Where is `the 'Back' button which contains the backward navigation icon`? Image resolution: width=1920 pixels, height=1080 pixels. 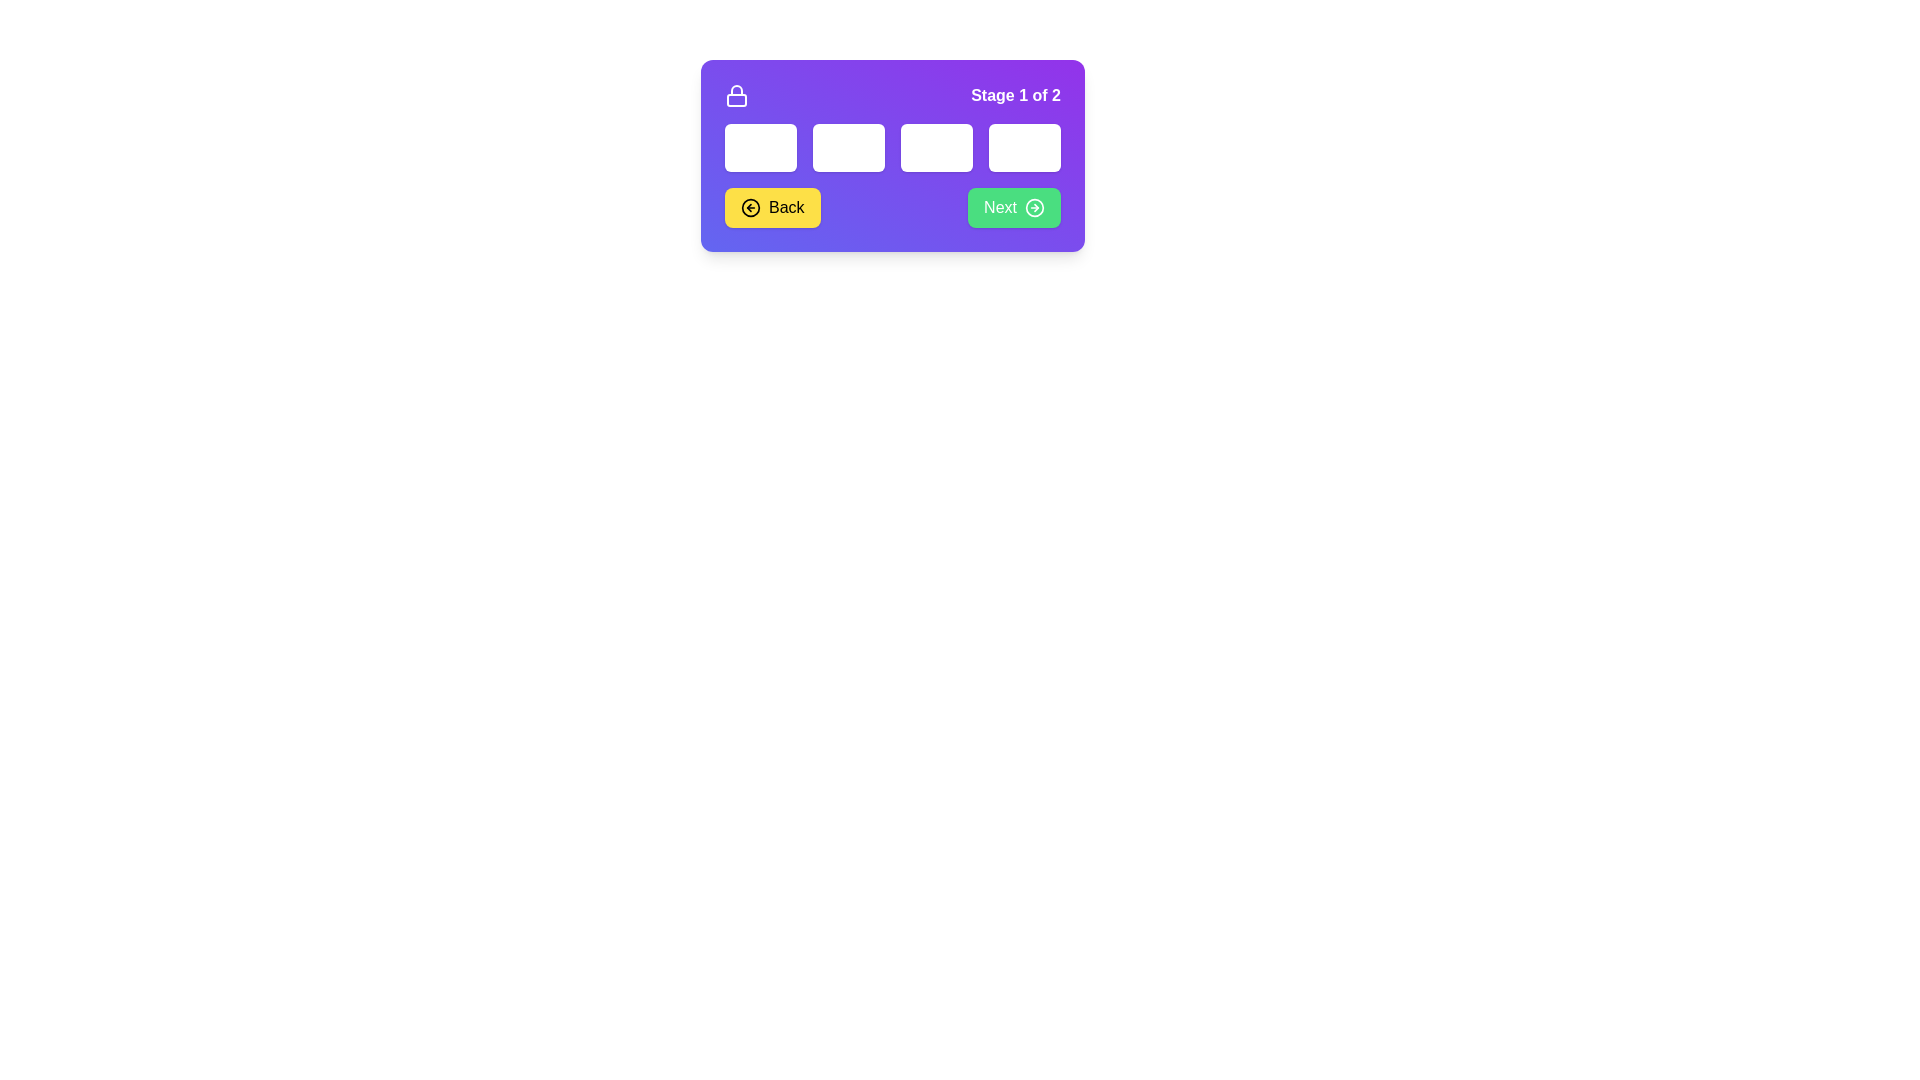 the 'Back' button which contains the backward navigation icon is located at coordinates (749, 208).